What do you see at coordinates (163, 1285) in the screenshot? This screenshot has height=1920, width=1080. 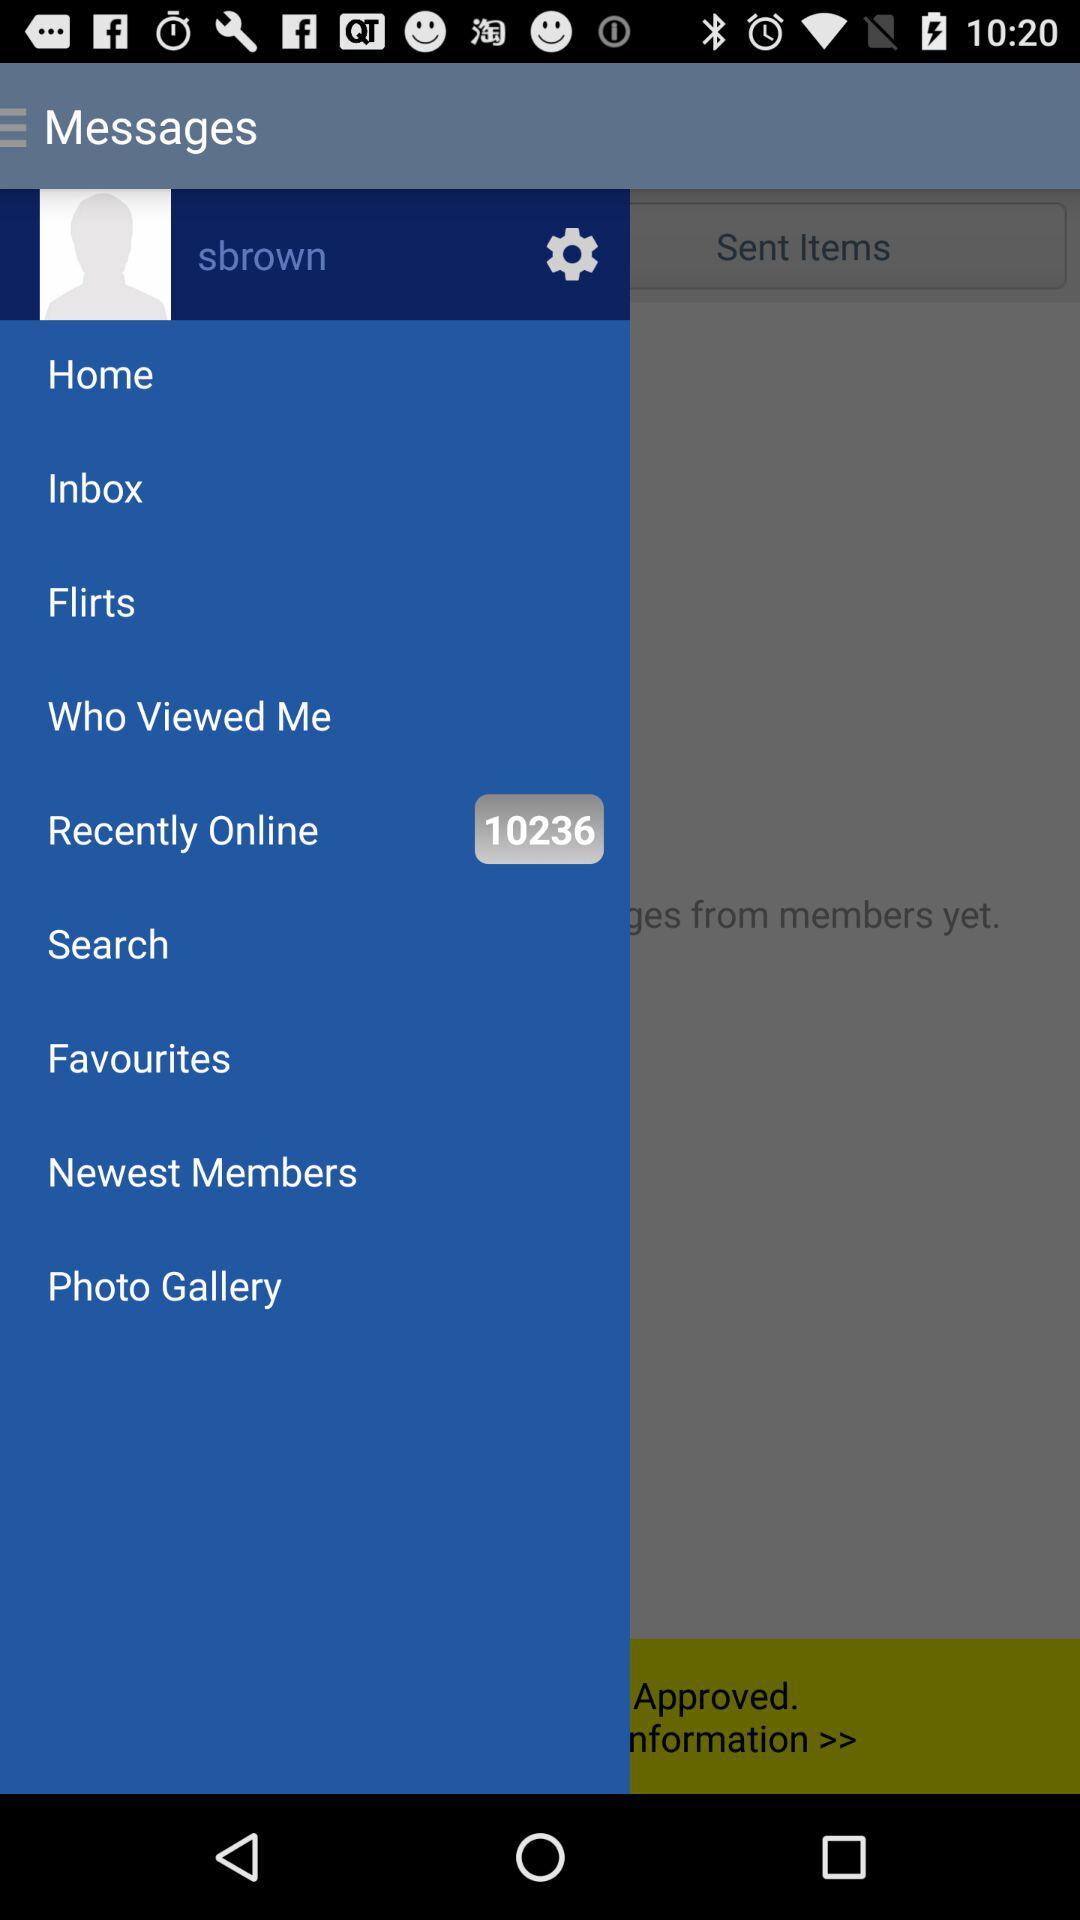 I see `photo gallery icon` at bounding box center [163, 1285].